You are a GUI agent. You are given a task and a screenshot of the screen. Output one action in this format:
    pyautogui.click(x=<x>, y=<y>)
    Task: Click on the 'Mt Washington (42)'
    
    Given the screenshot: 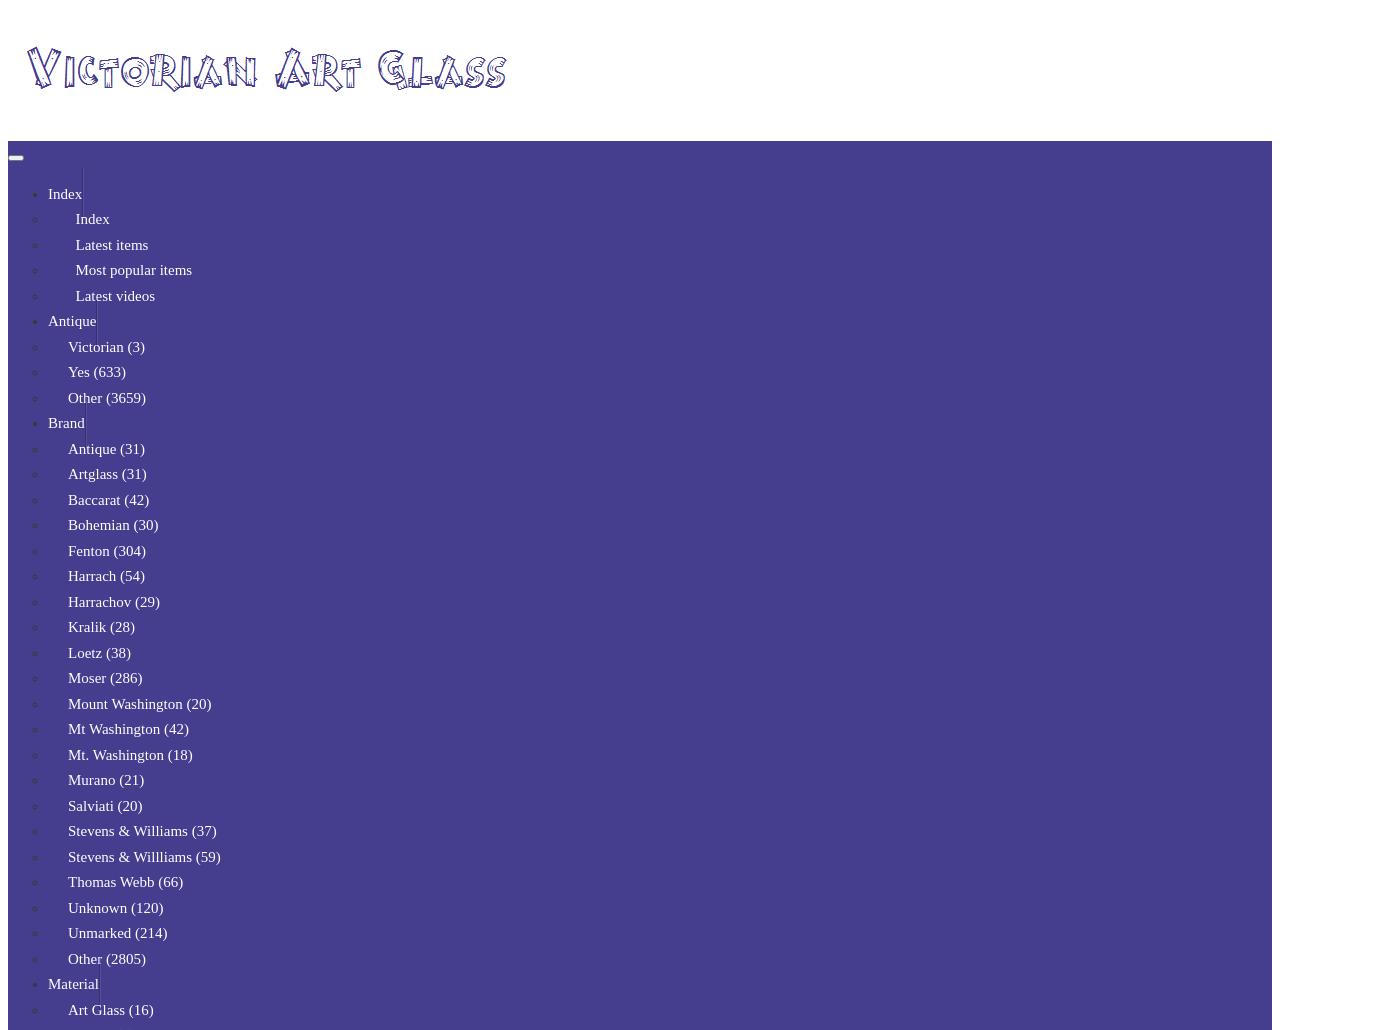 What is the action you would take?
    pyautogui.click(x=128, y=729)
    